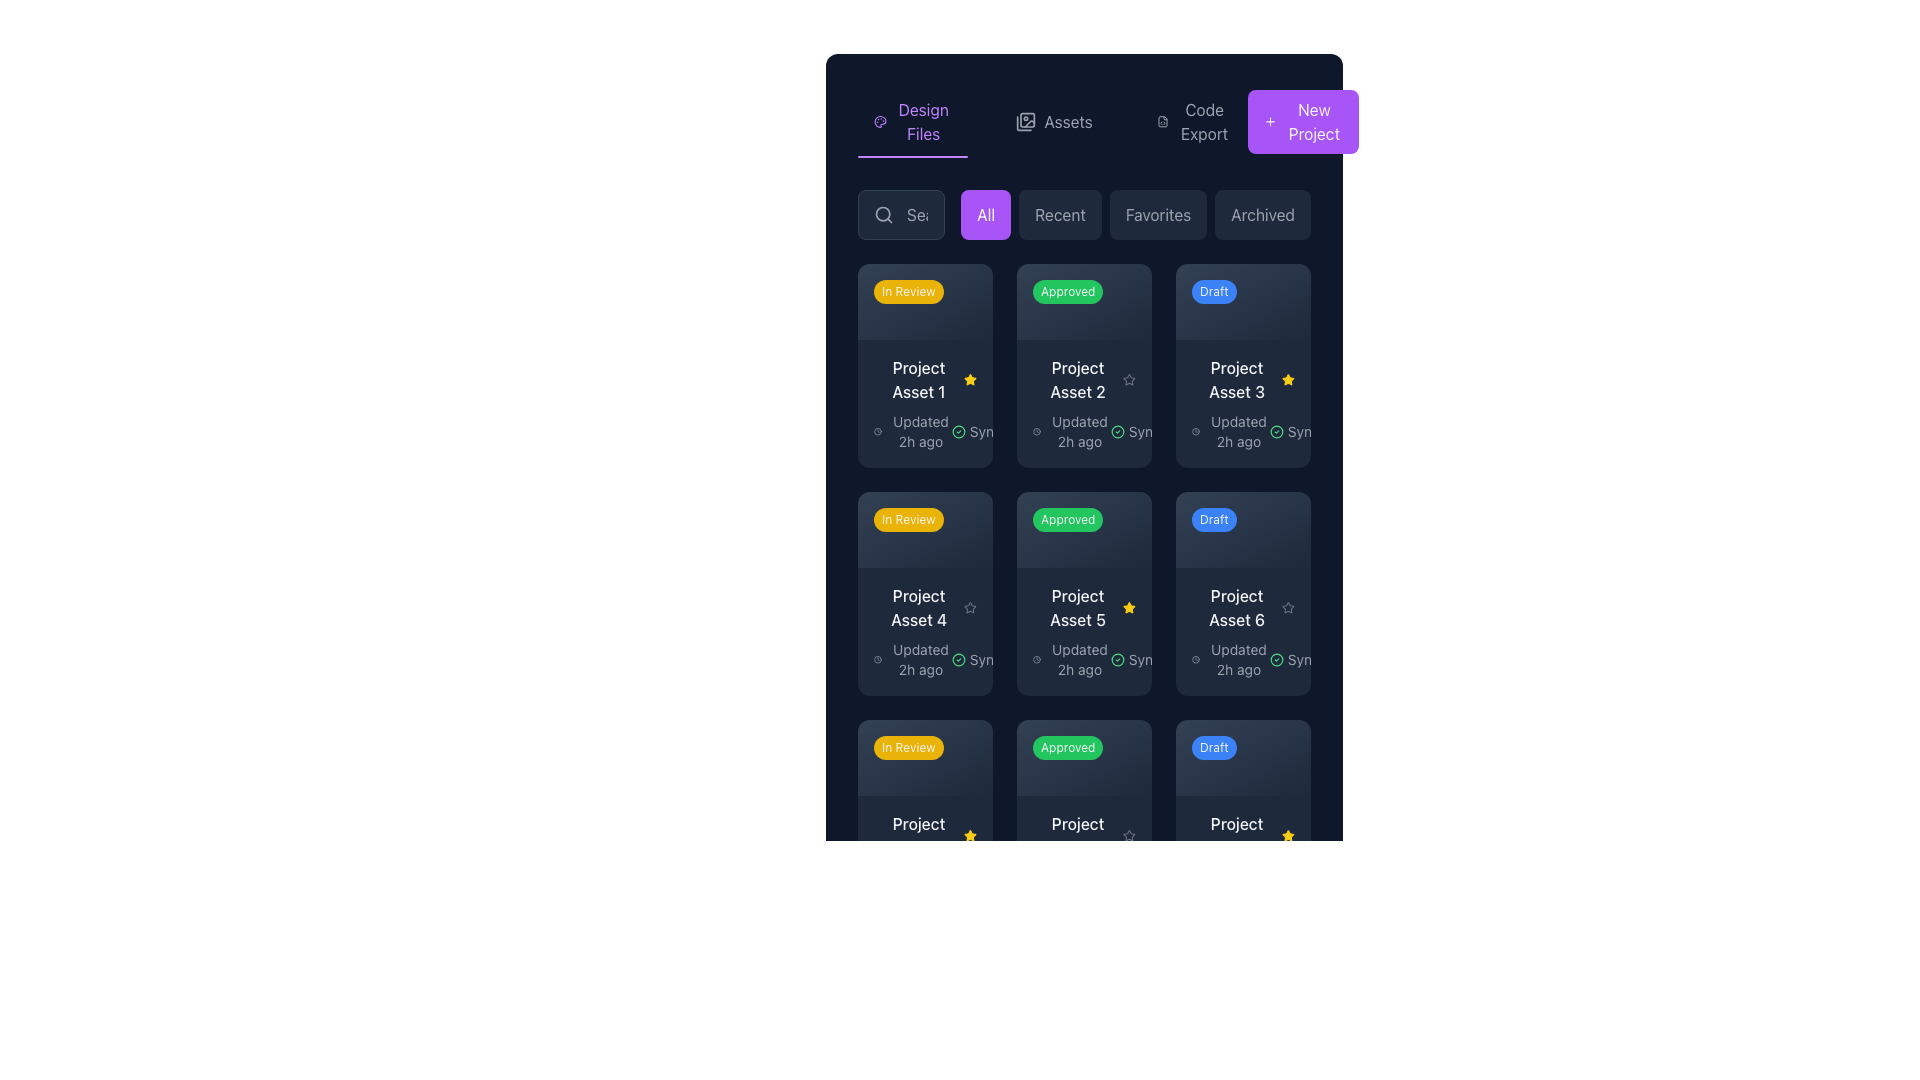  What do you see at coordinates (1242, 835) in the screenshot?
I see `the yellow star icon adjacent to the 'Project Asset 9' text label located in the bottom right corner of the grid layout` at bounding box center [1242, 835].